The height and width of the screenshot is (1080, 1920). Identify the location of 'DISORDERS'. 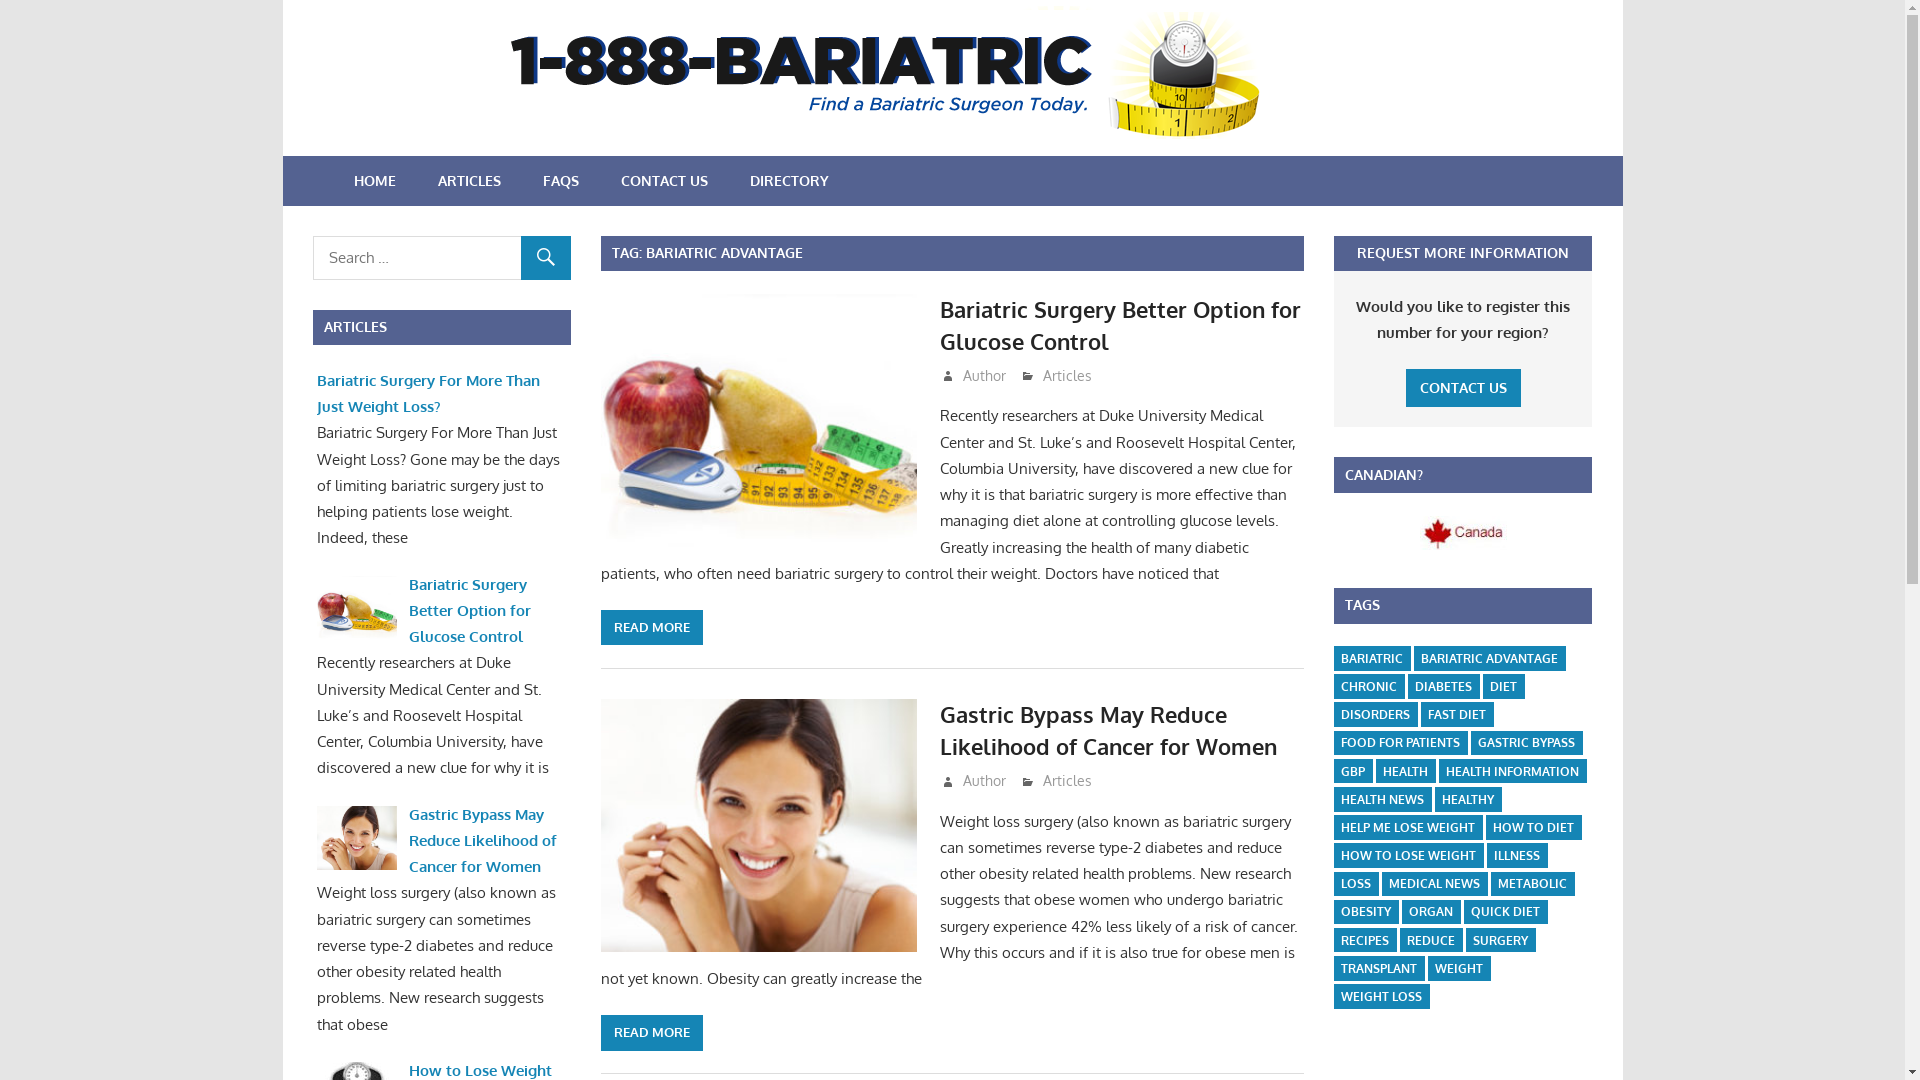
(1374, 713).